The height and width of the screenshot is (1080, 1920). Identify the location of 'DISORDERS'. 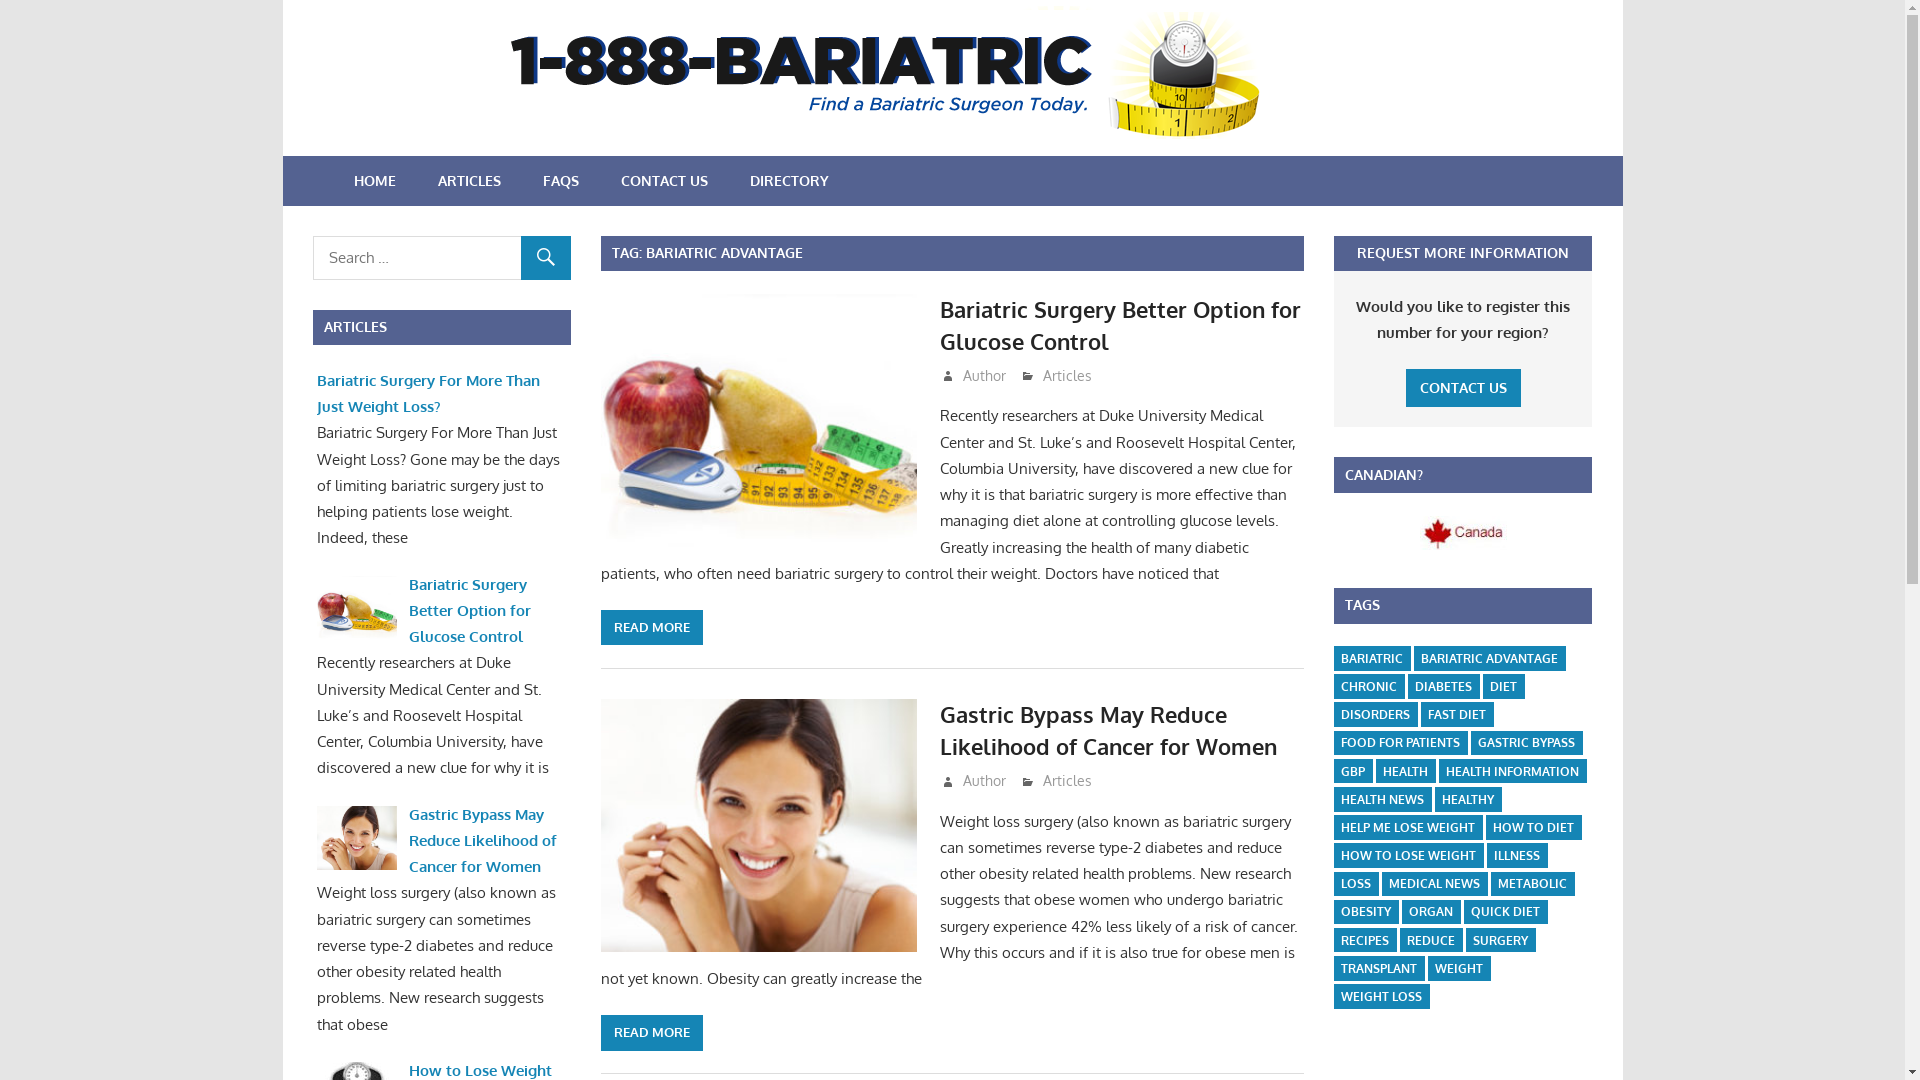
(1374, 713).